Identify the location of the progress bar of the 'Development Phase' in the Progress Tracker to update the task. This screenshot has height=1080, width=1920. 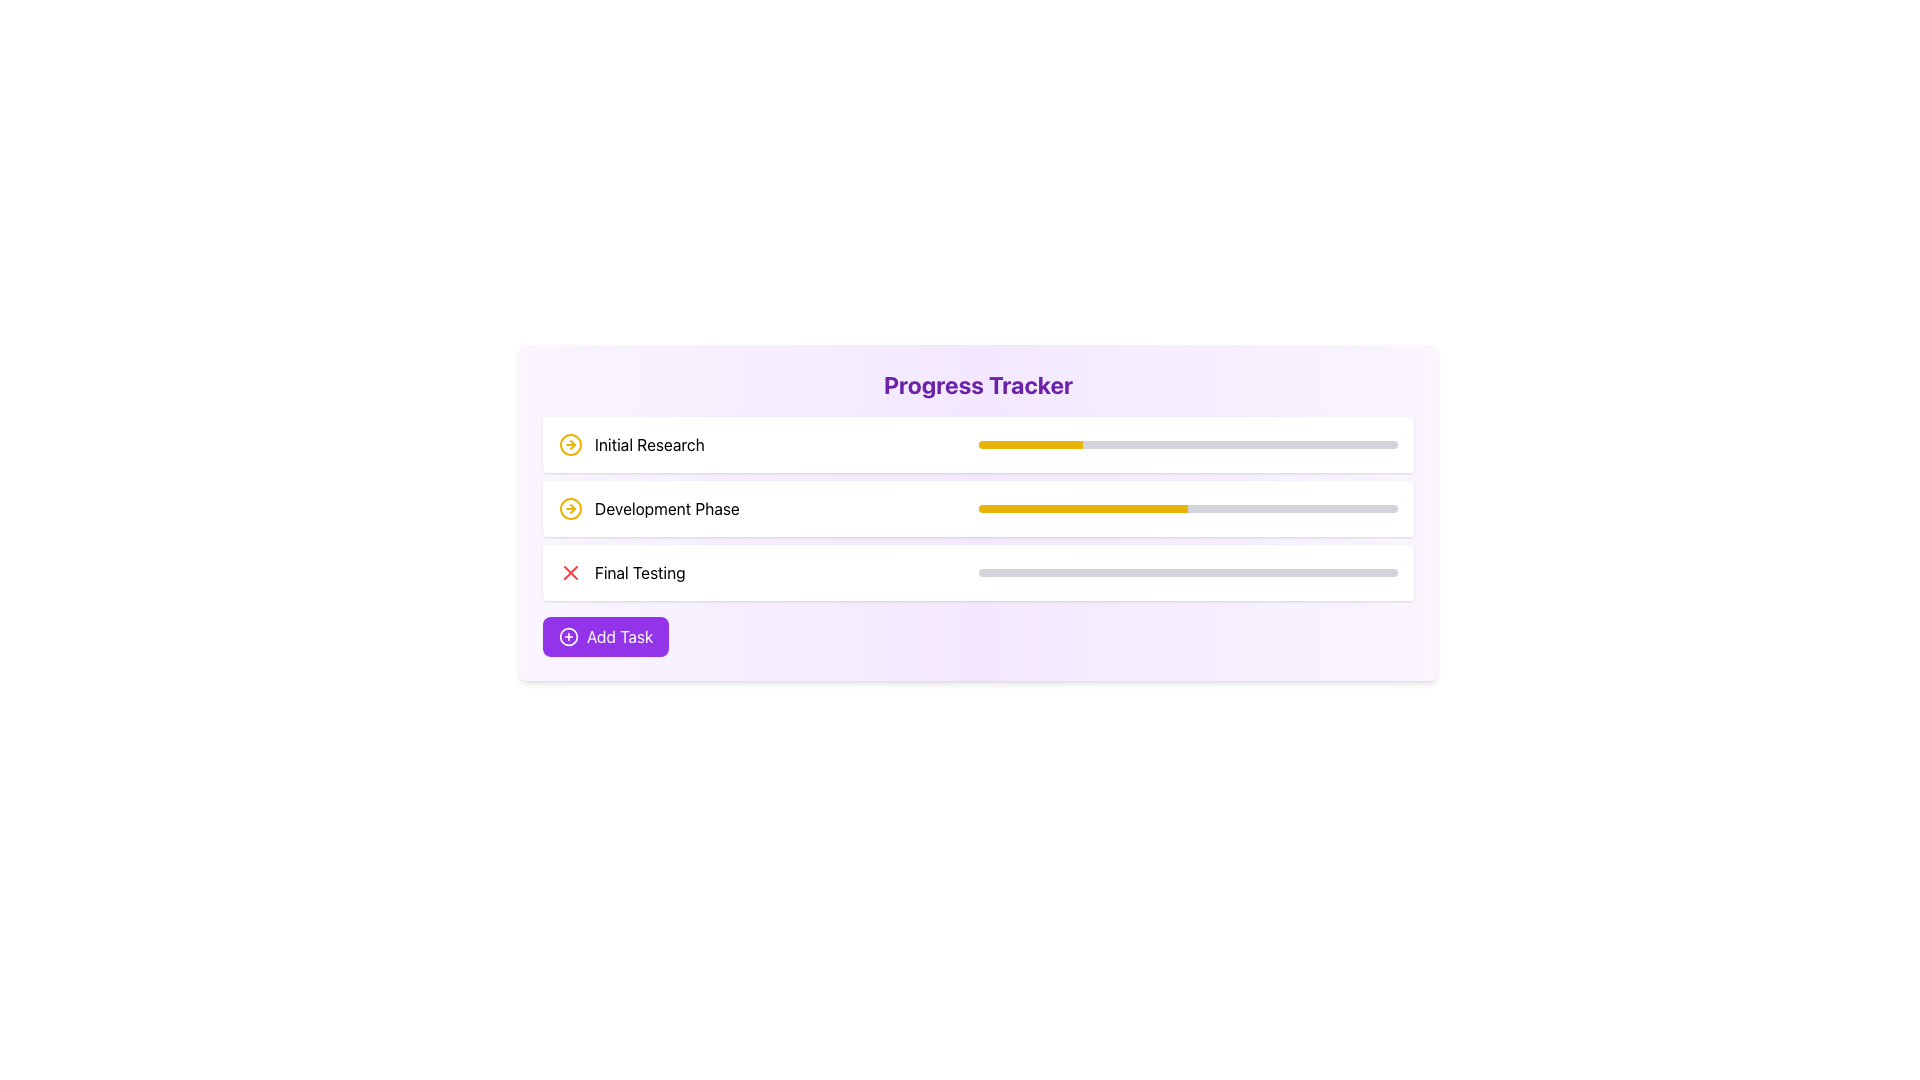
(978, 508).